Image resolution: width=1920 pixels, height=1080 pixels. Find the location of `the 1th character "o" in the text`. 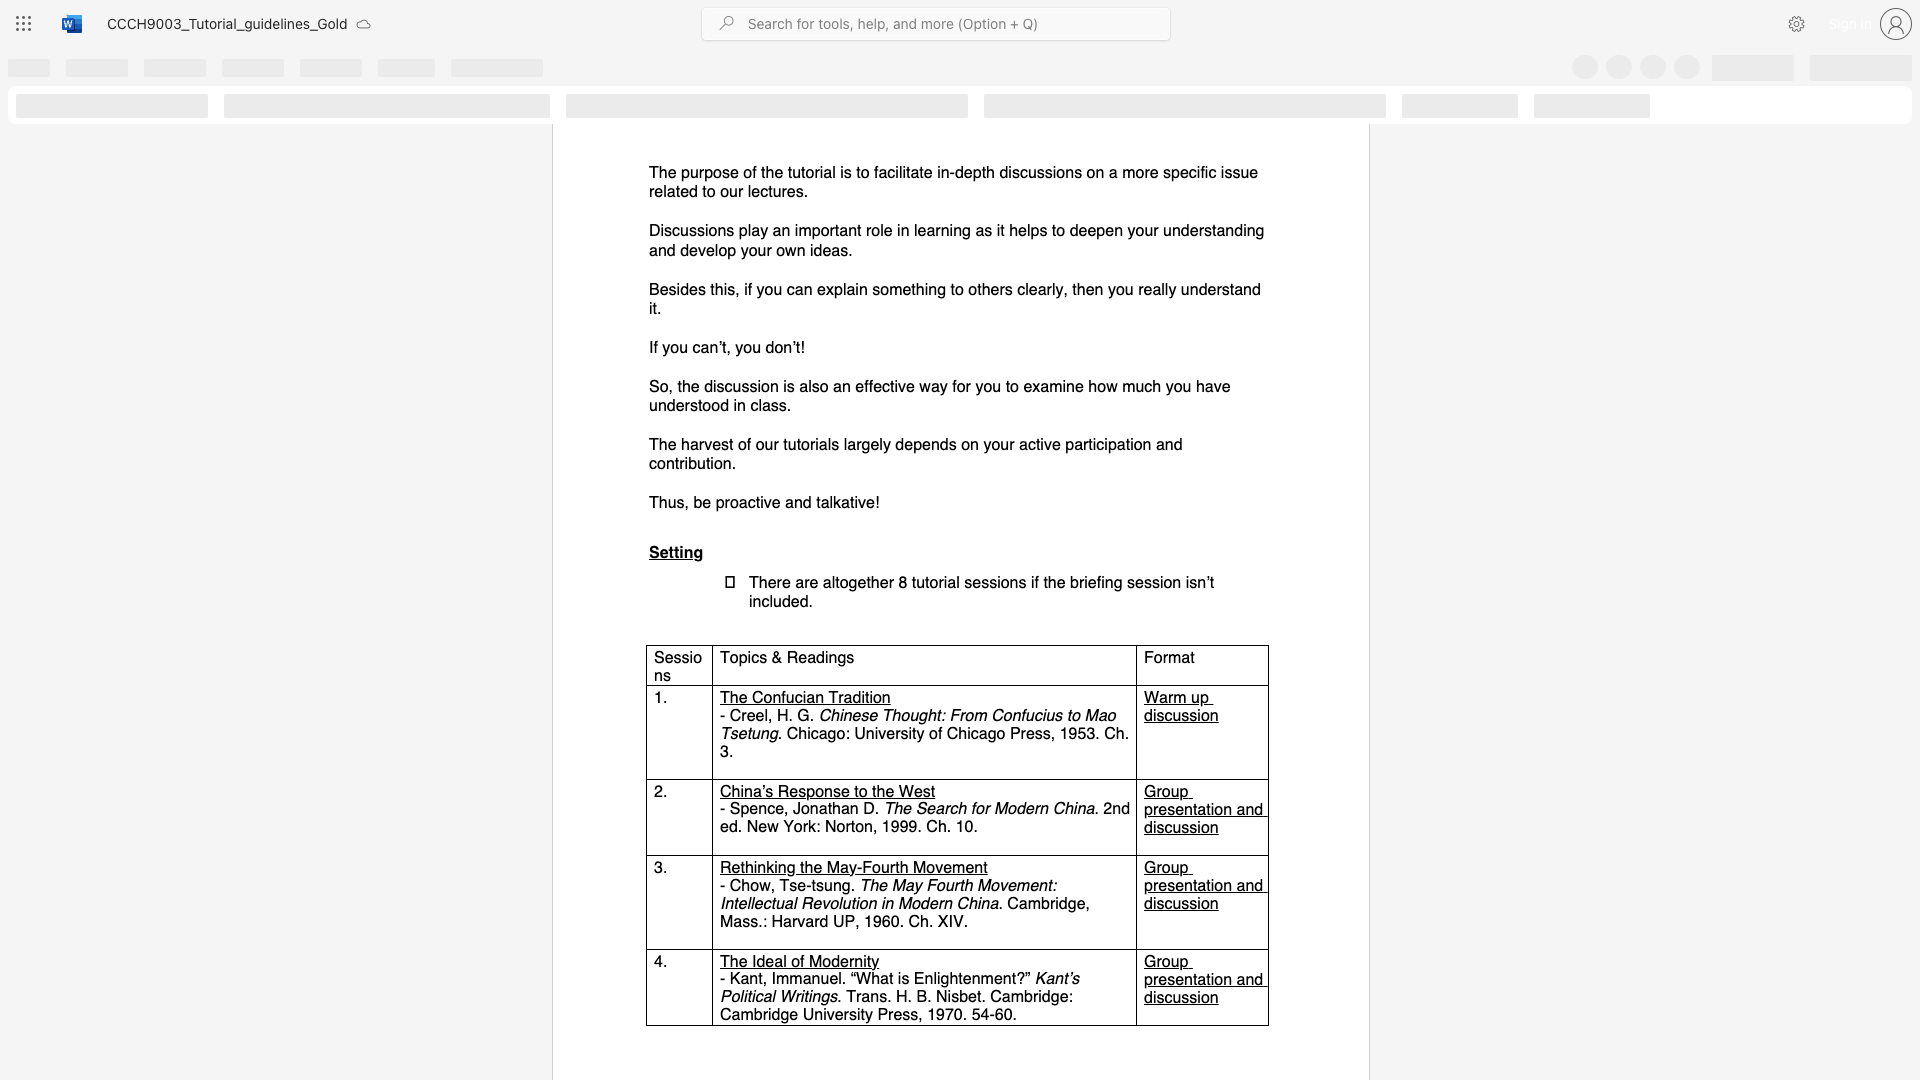

the 1th character "o" in the text is located at coordinates (733, 502).